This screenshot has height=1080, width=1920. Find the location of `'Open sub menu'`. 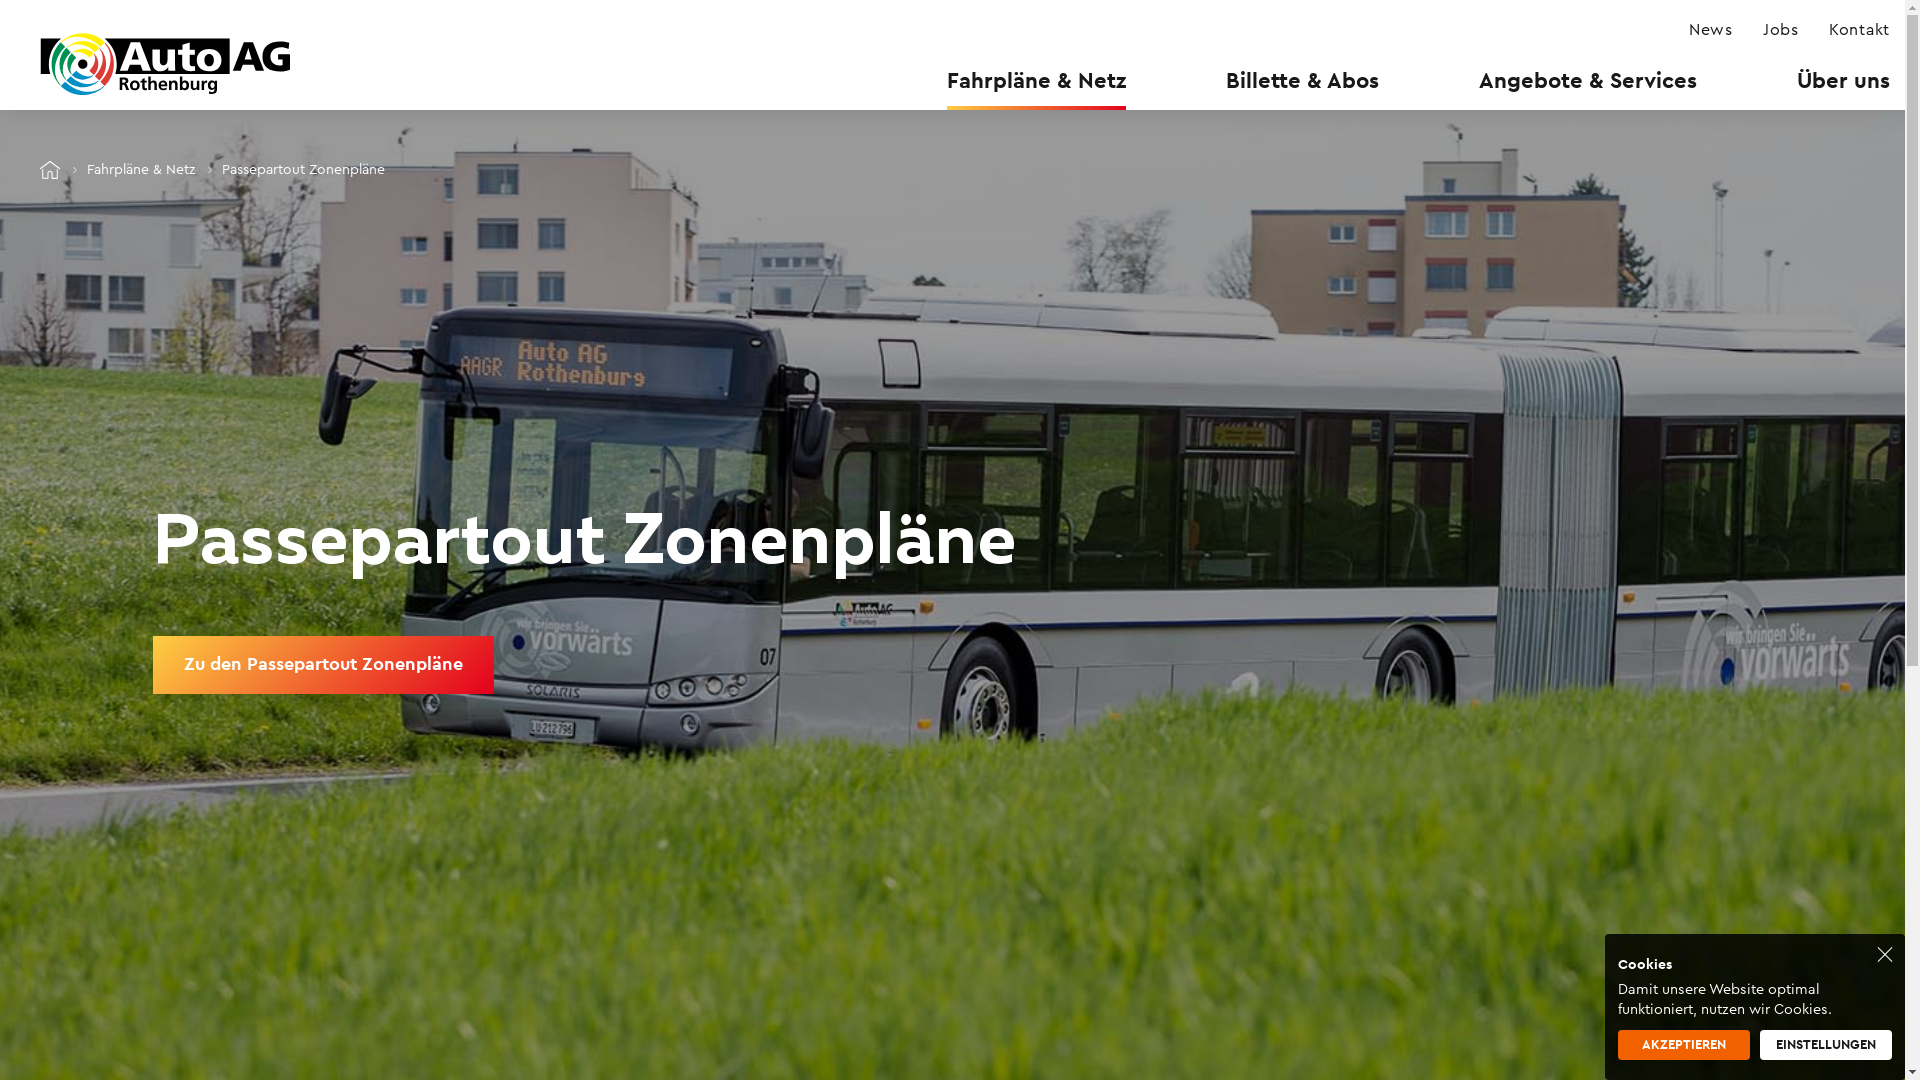

'Open sub menu' is located at coordinates (14, 15).